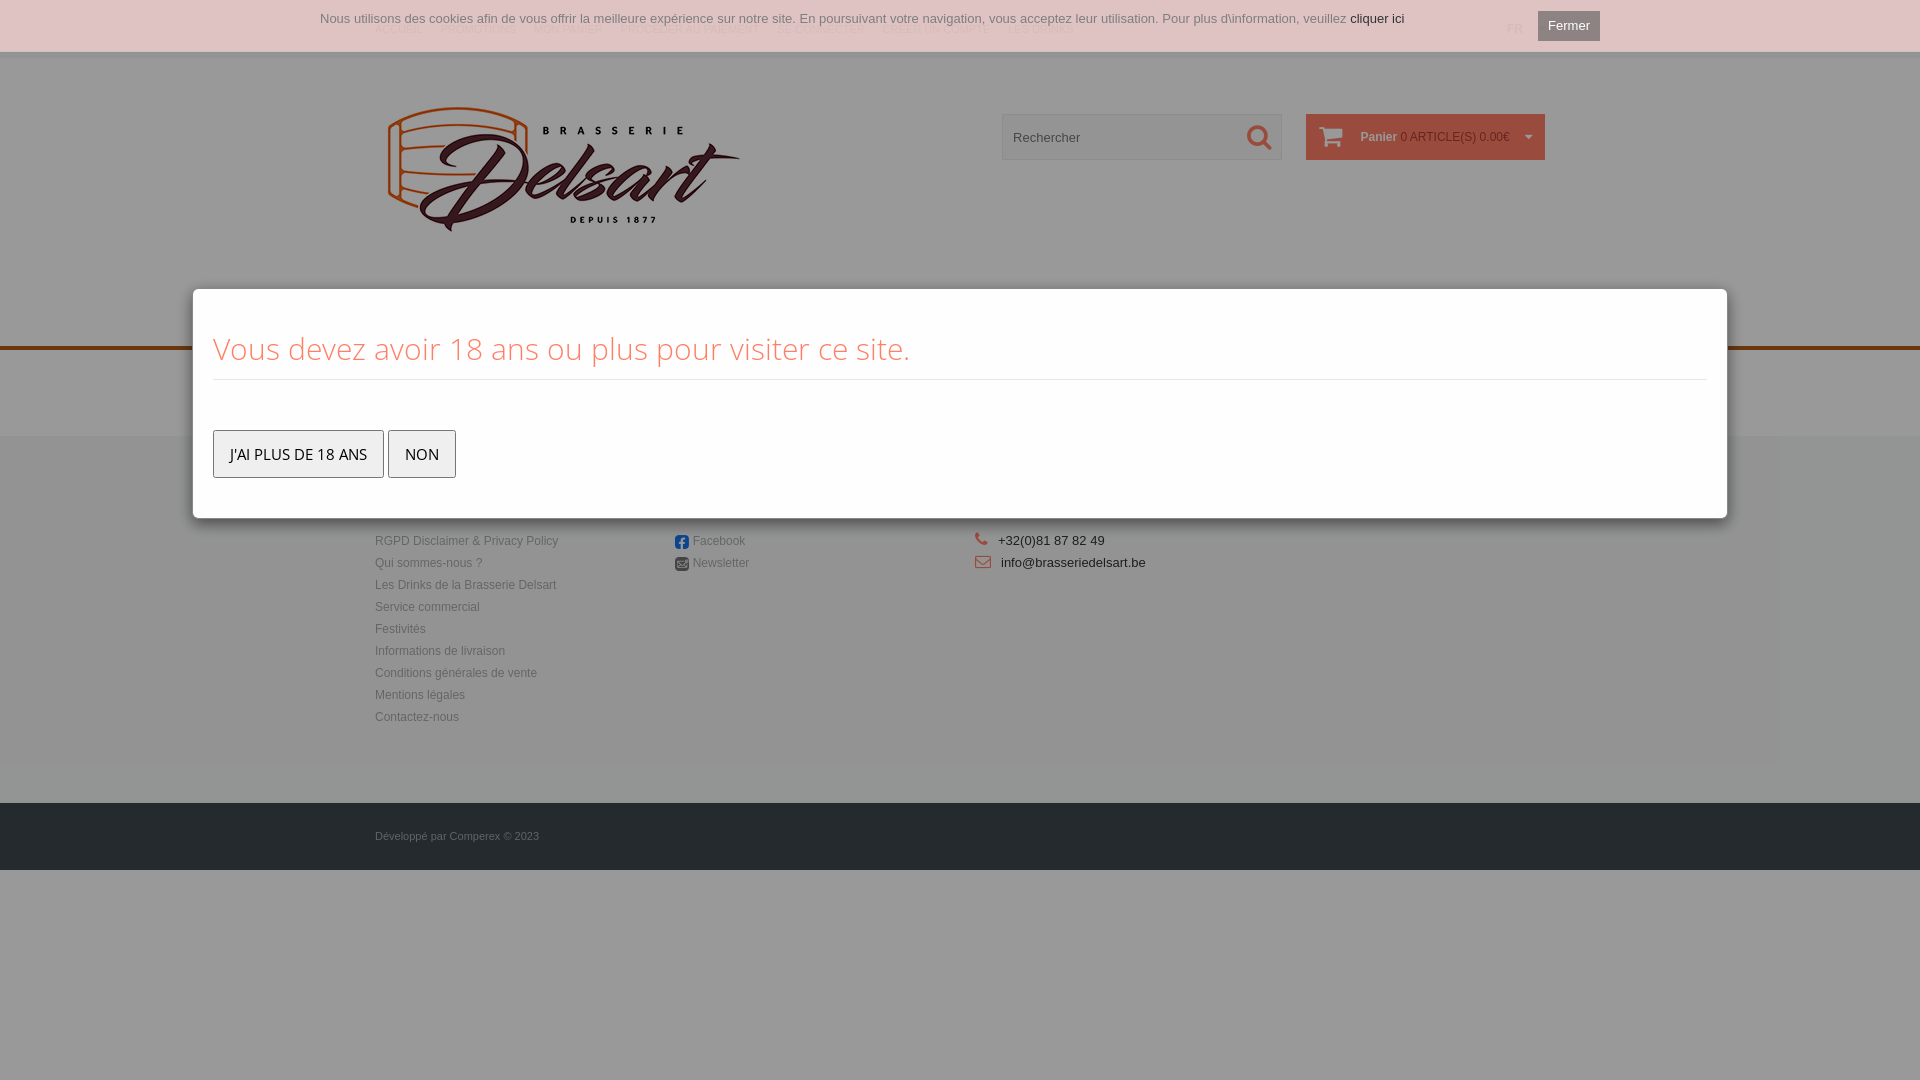 Image resolution: width=1920 pixels, height=1080 pixels. I want to click on '+32(0)81 87 82 49', so click(1050, 540).